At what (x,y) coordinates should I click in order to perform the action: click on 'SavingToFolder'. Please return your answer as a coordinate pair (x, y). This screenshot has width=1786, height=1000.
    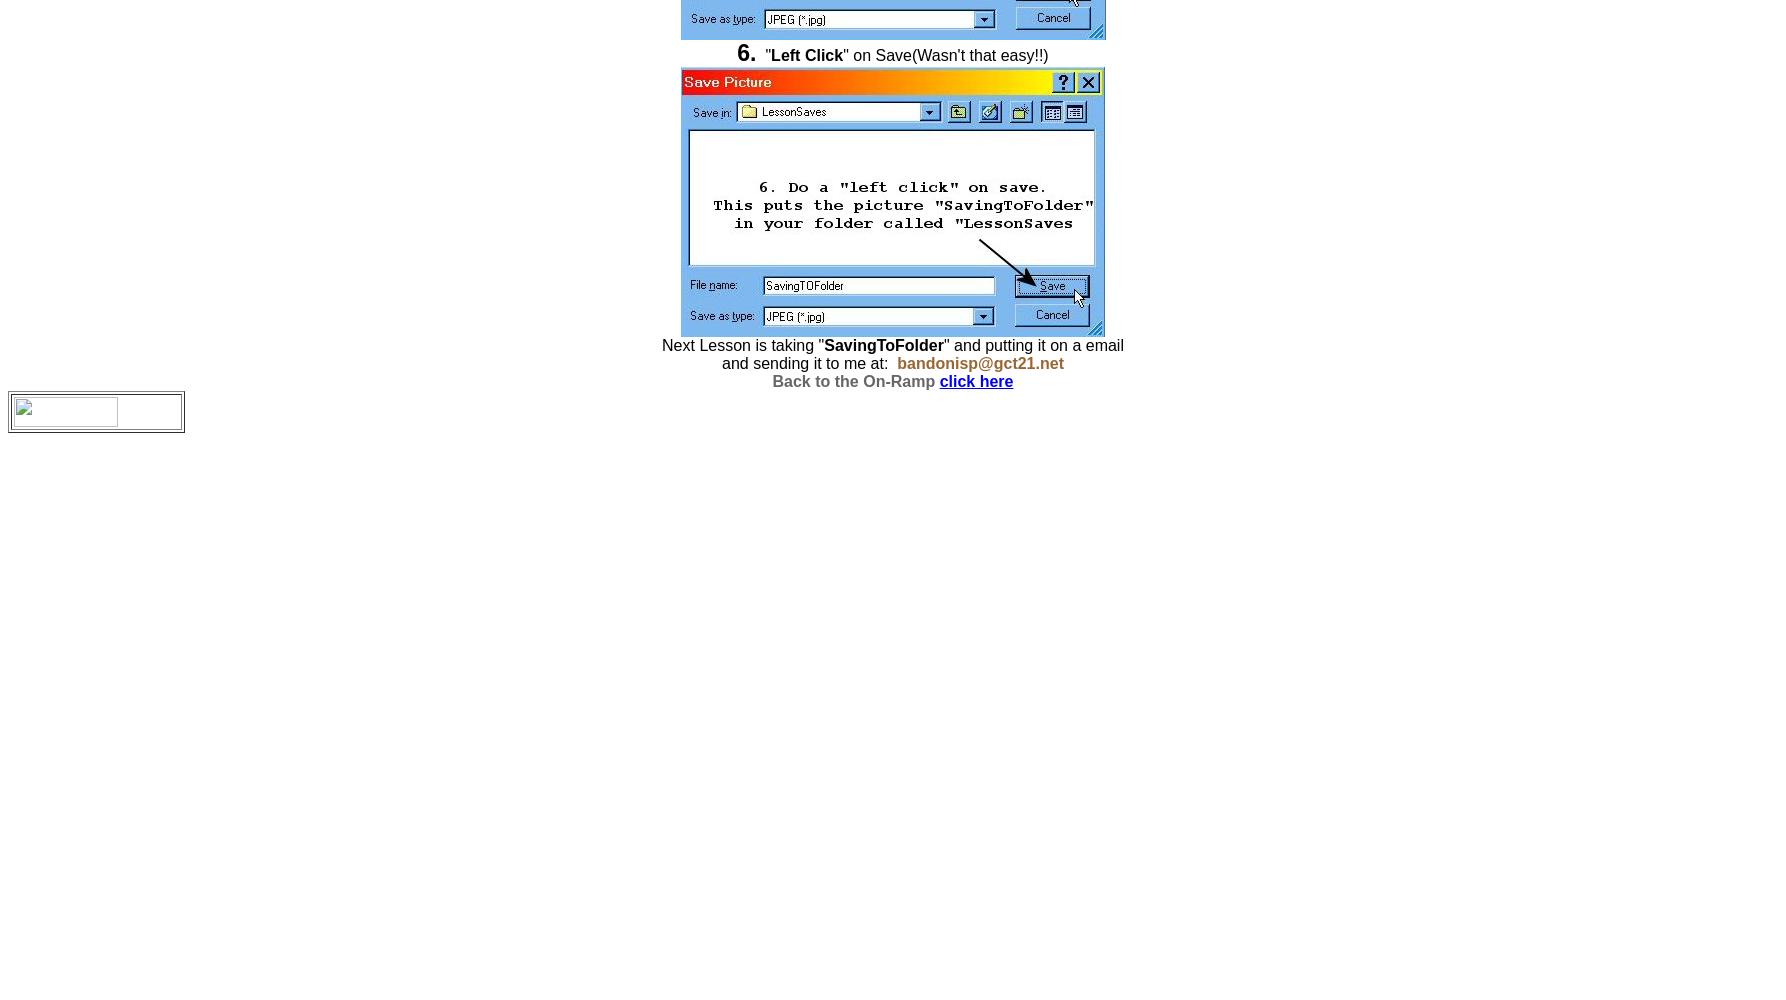
    Looking at the image, I should click on (882, 344).